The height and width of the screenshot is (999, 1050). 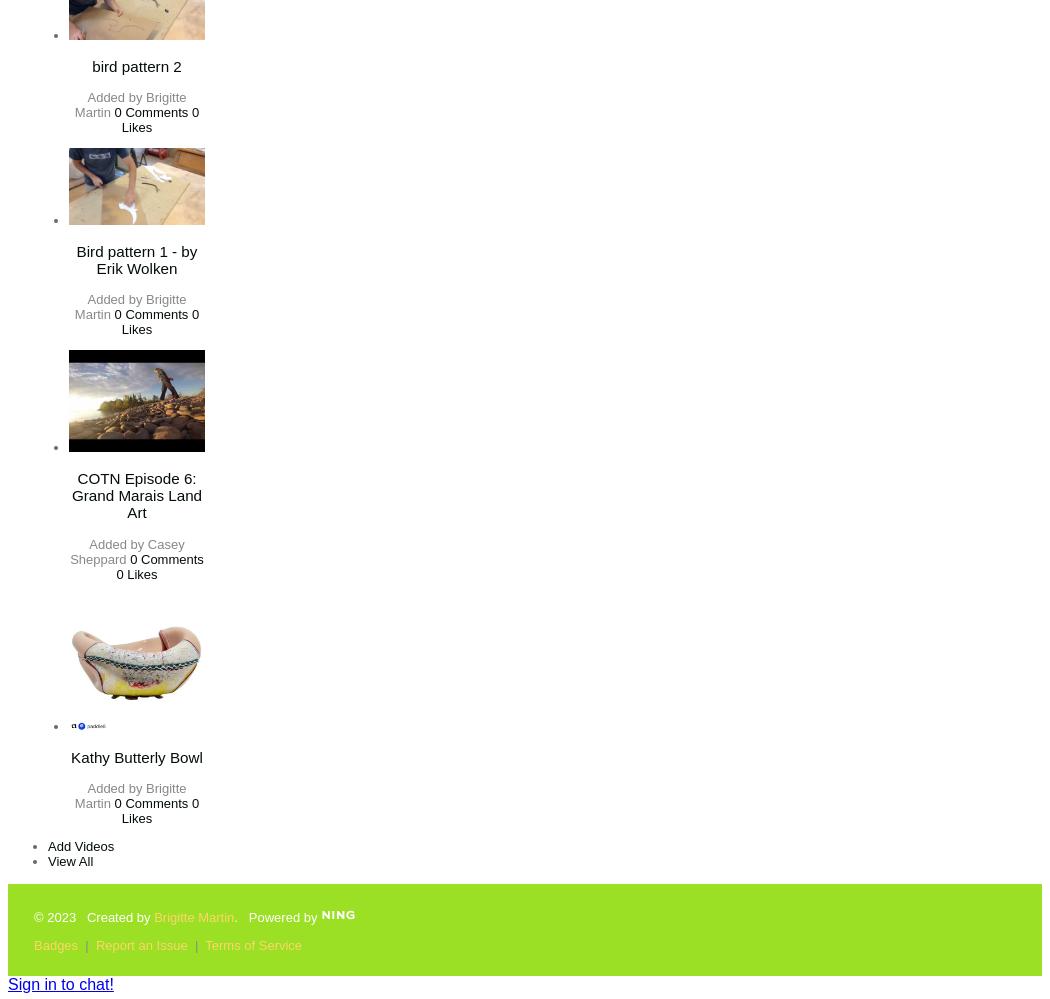 I want to click on 'Badges', so click(x=54, y=944).